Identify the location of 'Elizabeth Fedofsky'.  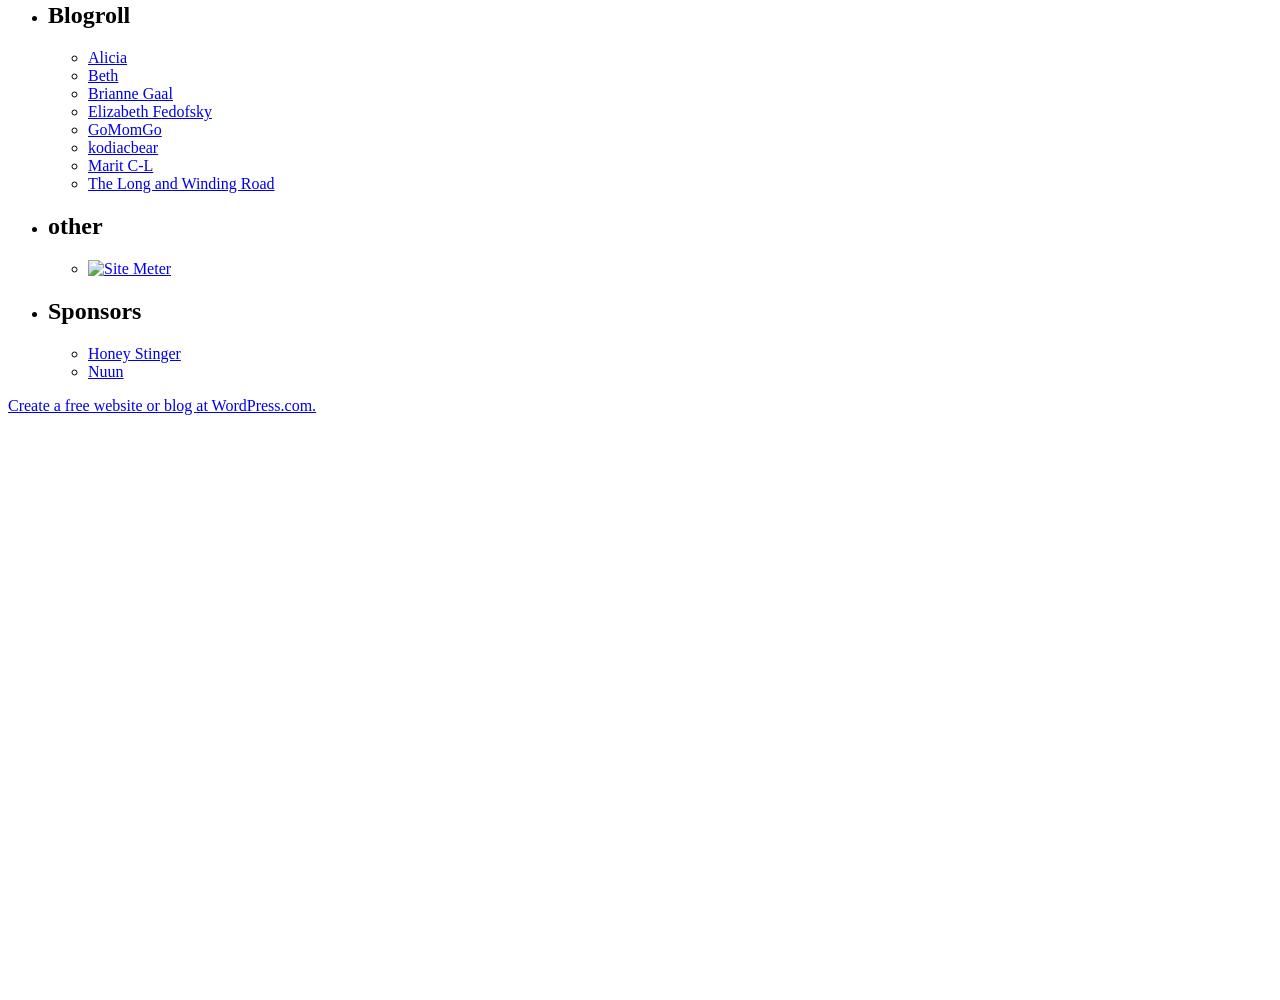
(148, 110).